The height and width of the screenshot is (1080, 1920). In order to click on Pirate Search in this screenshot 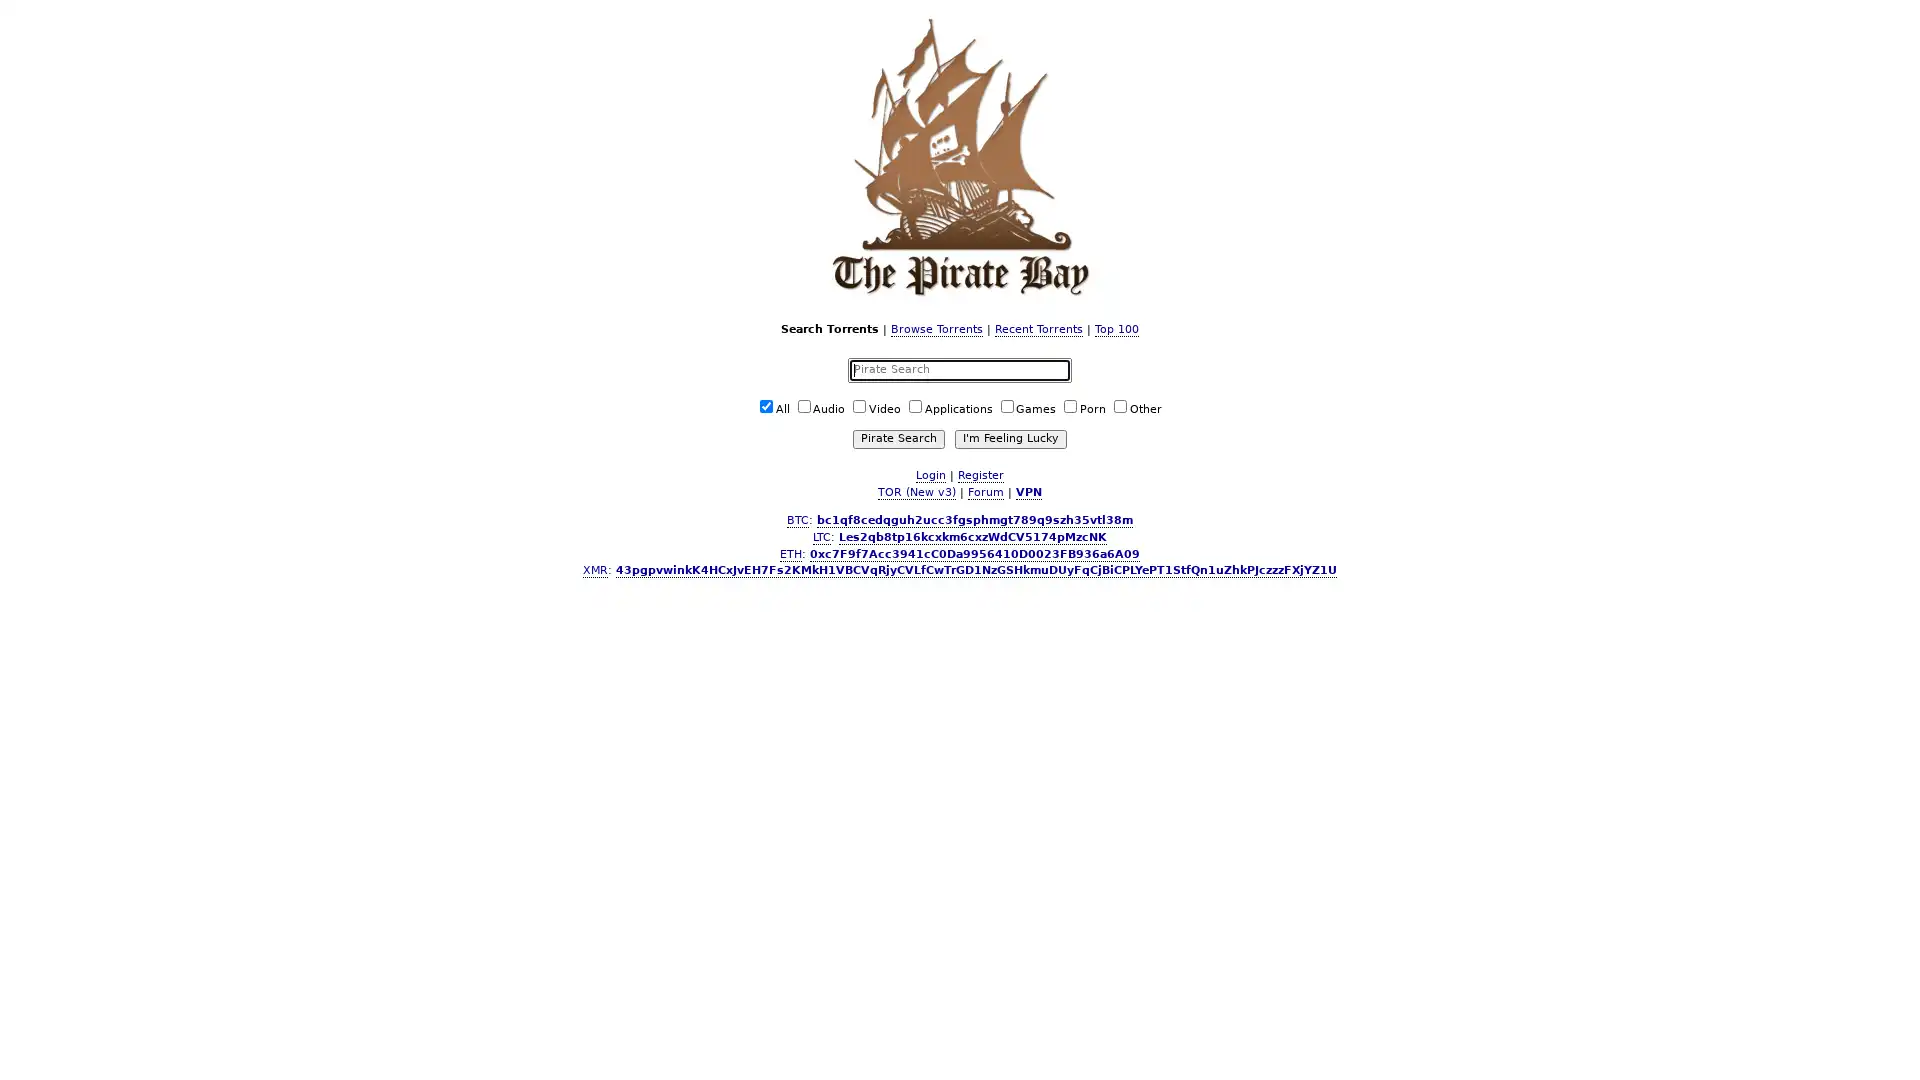, I will do `click(897, 437)`.